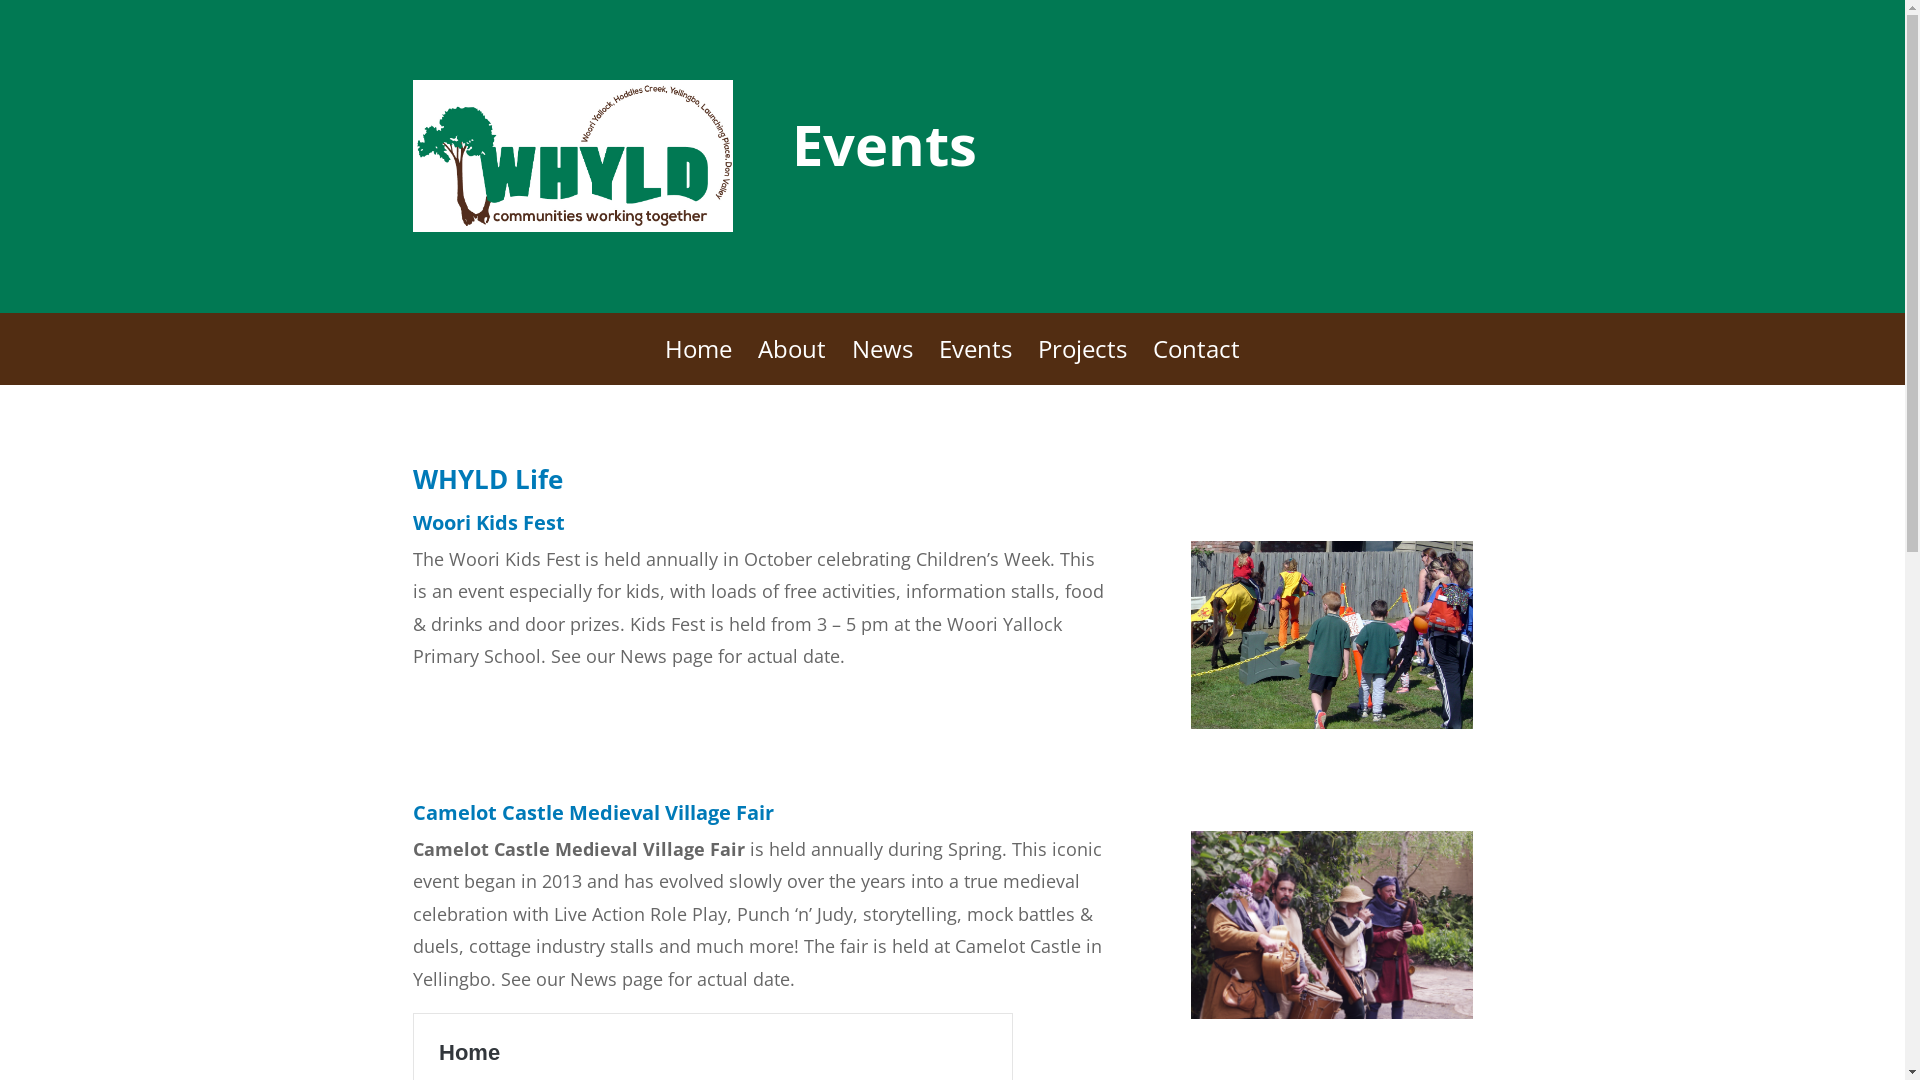 The image size is (1920, 1080). Describe the element at coordinates (1196, 363) in the screenshot. I see `'Contact'` at that location.